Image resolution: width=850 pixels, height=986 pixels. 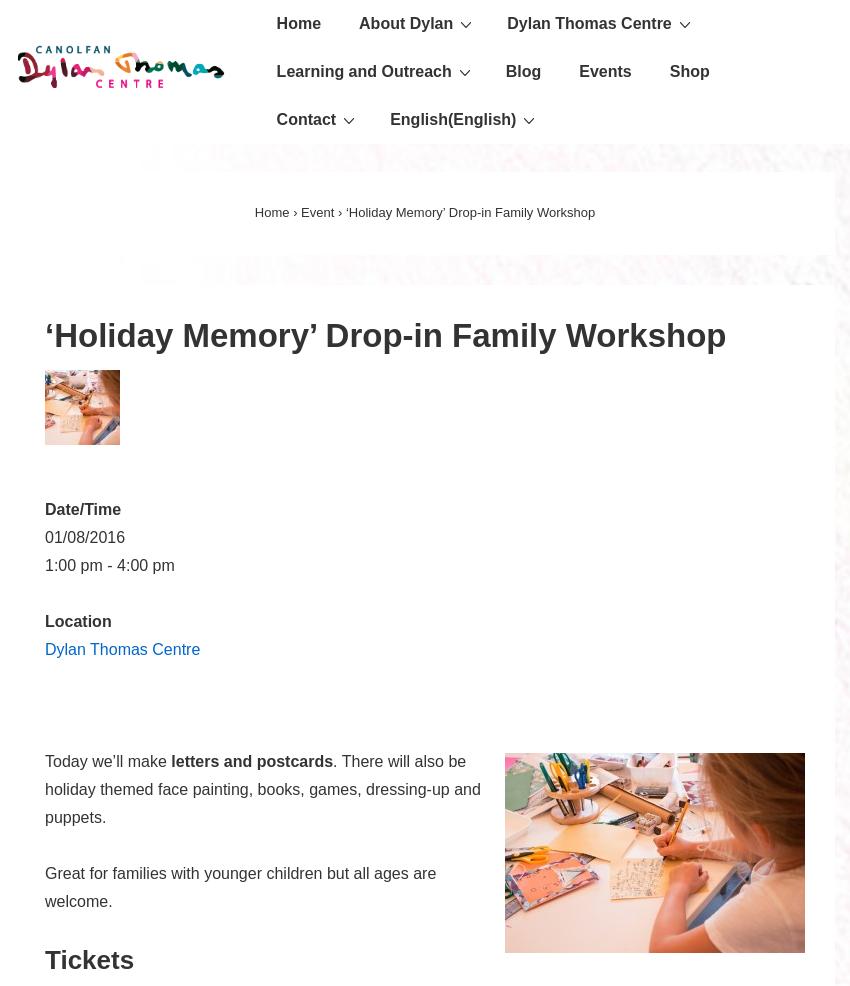 What do you see at coordinates (240, 886) in the screenshot?
I see `'Great for families with younger children but all ages are welcome.'` at bounding box center [240, 886].